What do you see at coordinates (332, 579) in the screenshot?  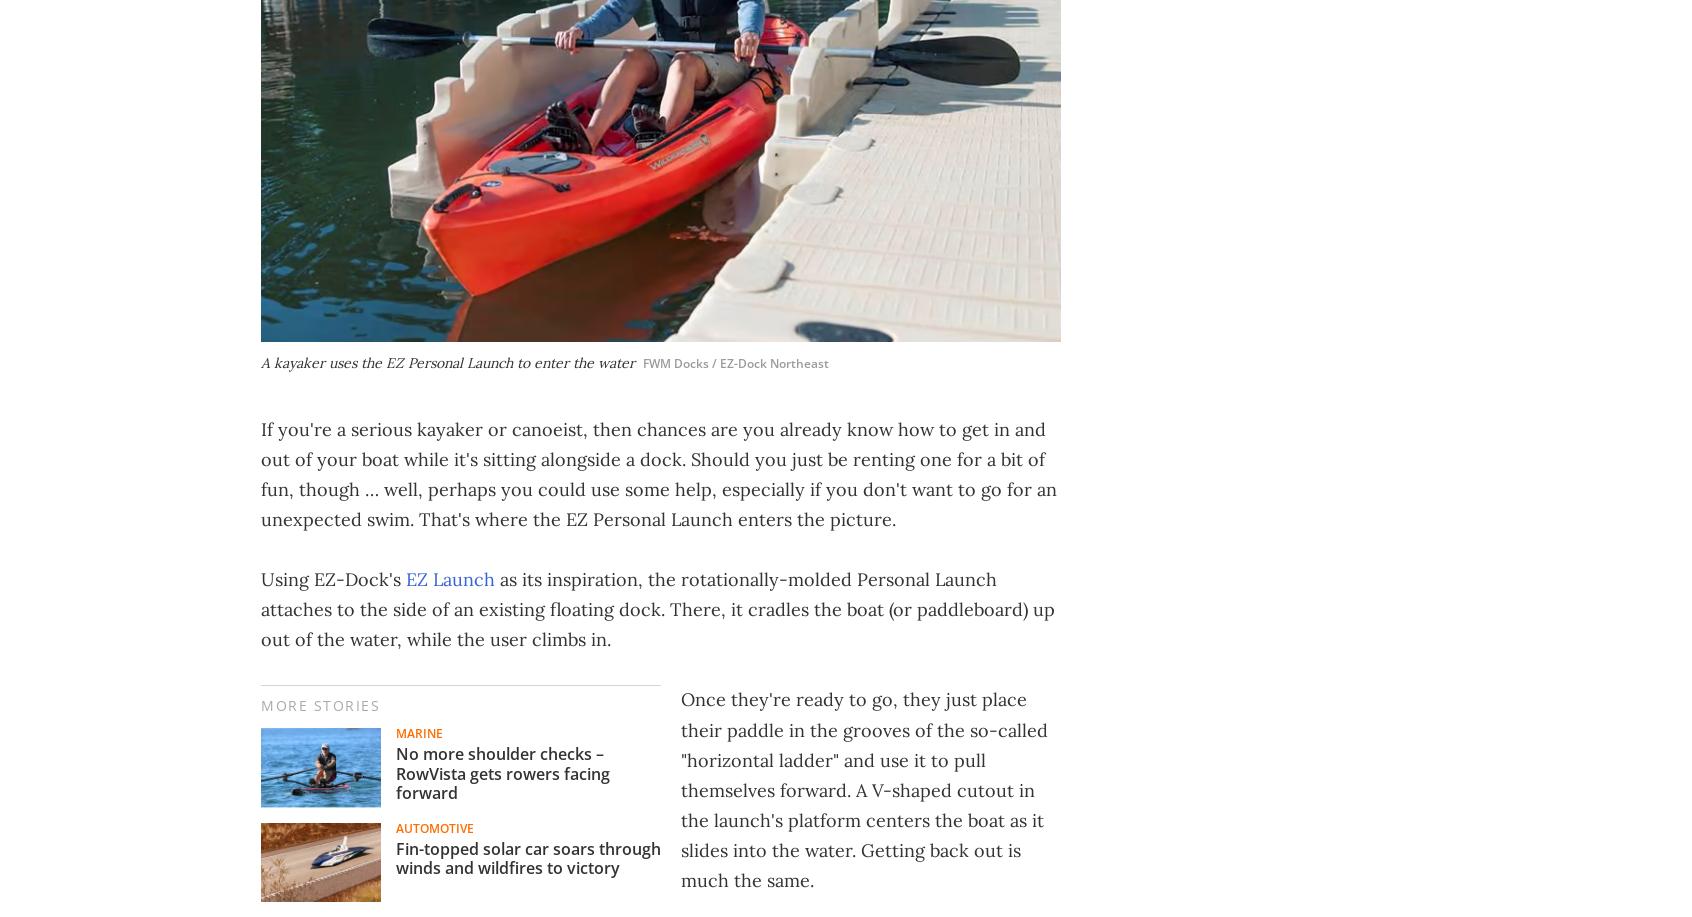 I see `'Using EZ-Dock's'` at bounding box center [332, 579].